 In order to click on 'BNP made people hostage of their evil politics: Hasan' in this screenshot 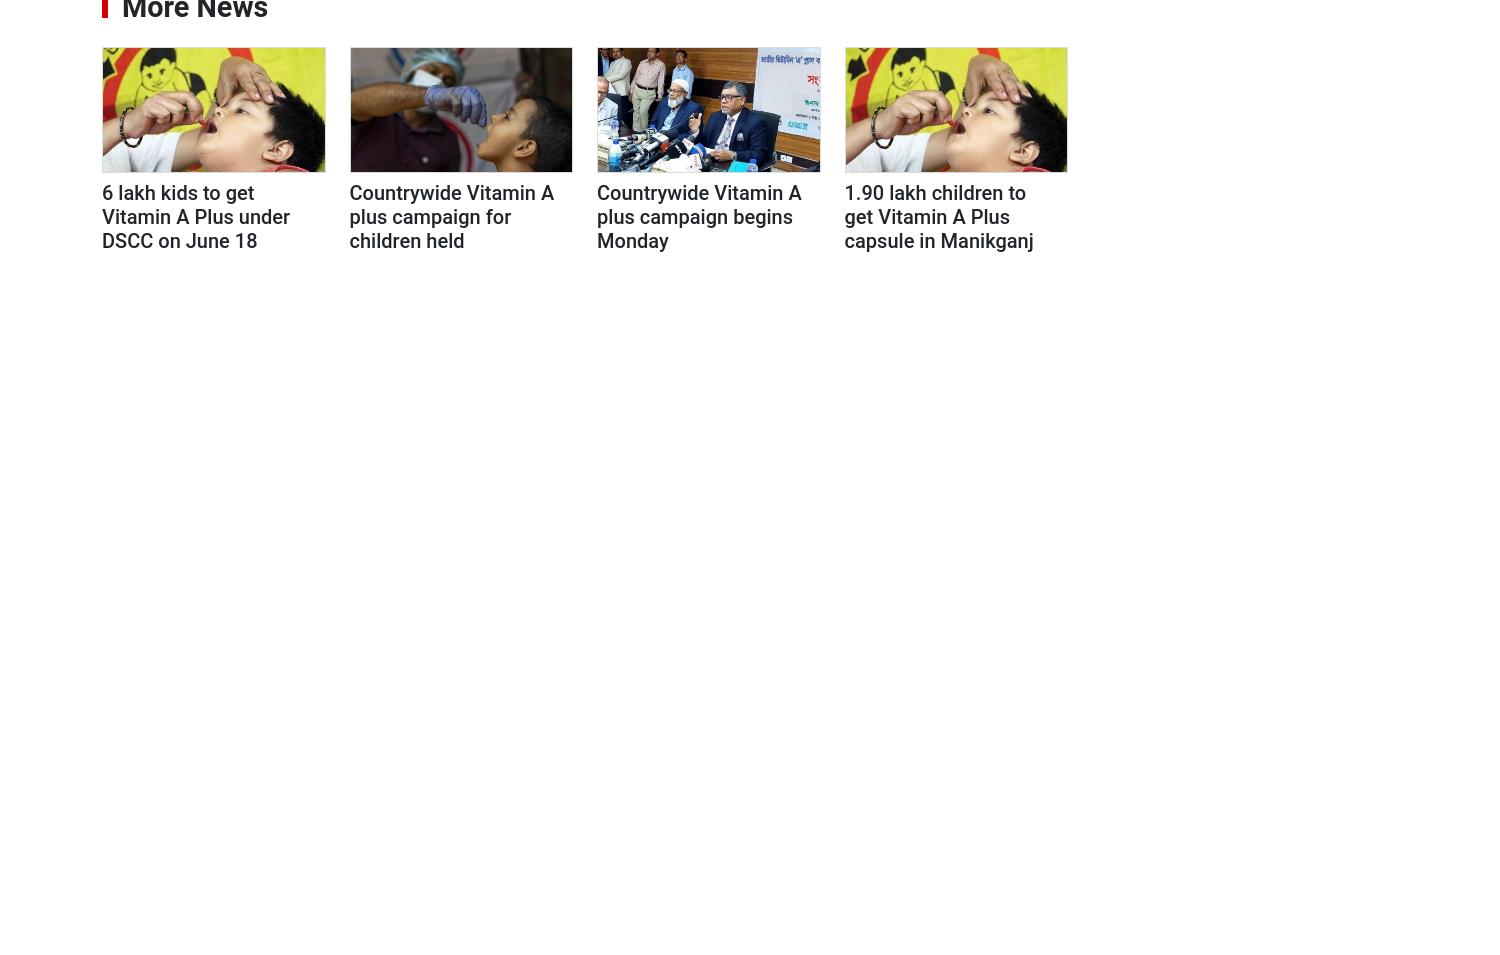, I will do `click(1263, 117)`.